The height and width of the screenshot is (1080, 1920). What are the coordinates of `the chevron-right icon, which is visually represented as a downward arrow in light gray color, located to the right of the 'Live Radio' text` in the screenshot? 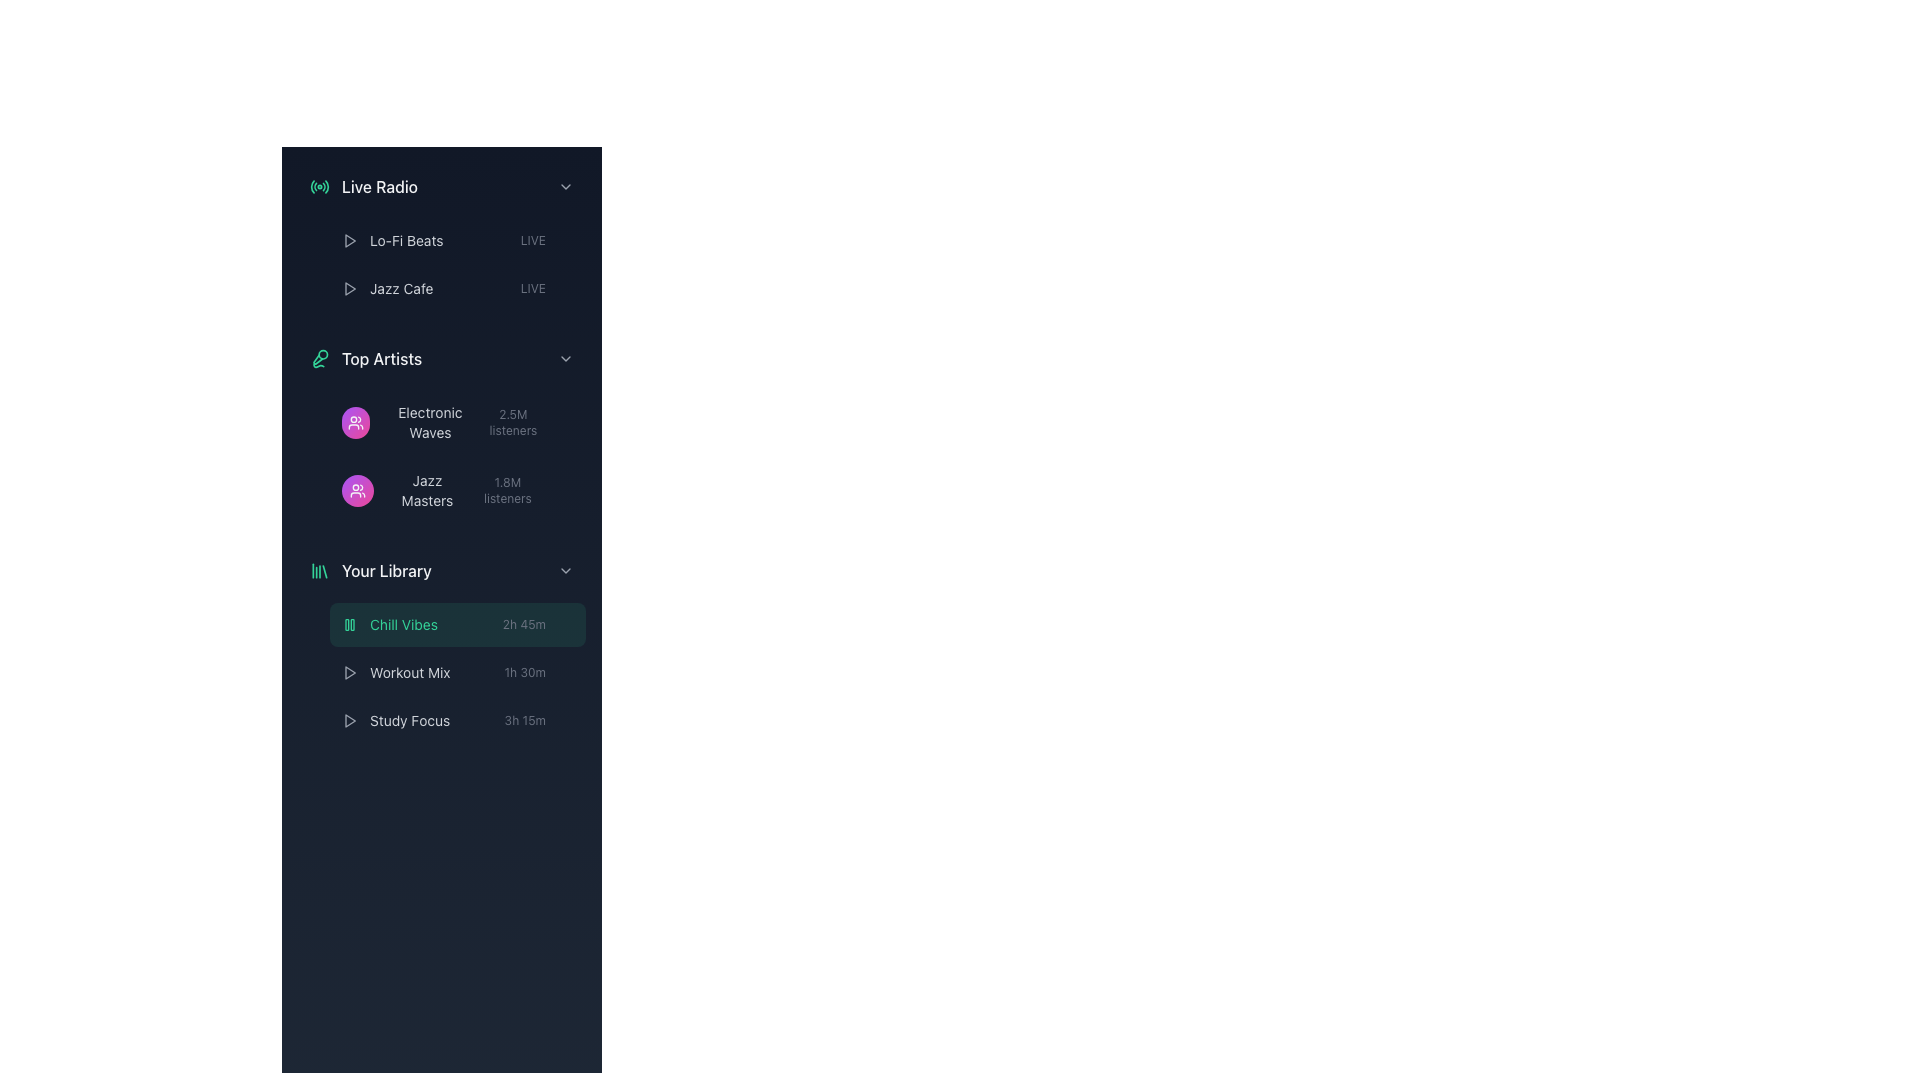 It's located at (565, 186).